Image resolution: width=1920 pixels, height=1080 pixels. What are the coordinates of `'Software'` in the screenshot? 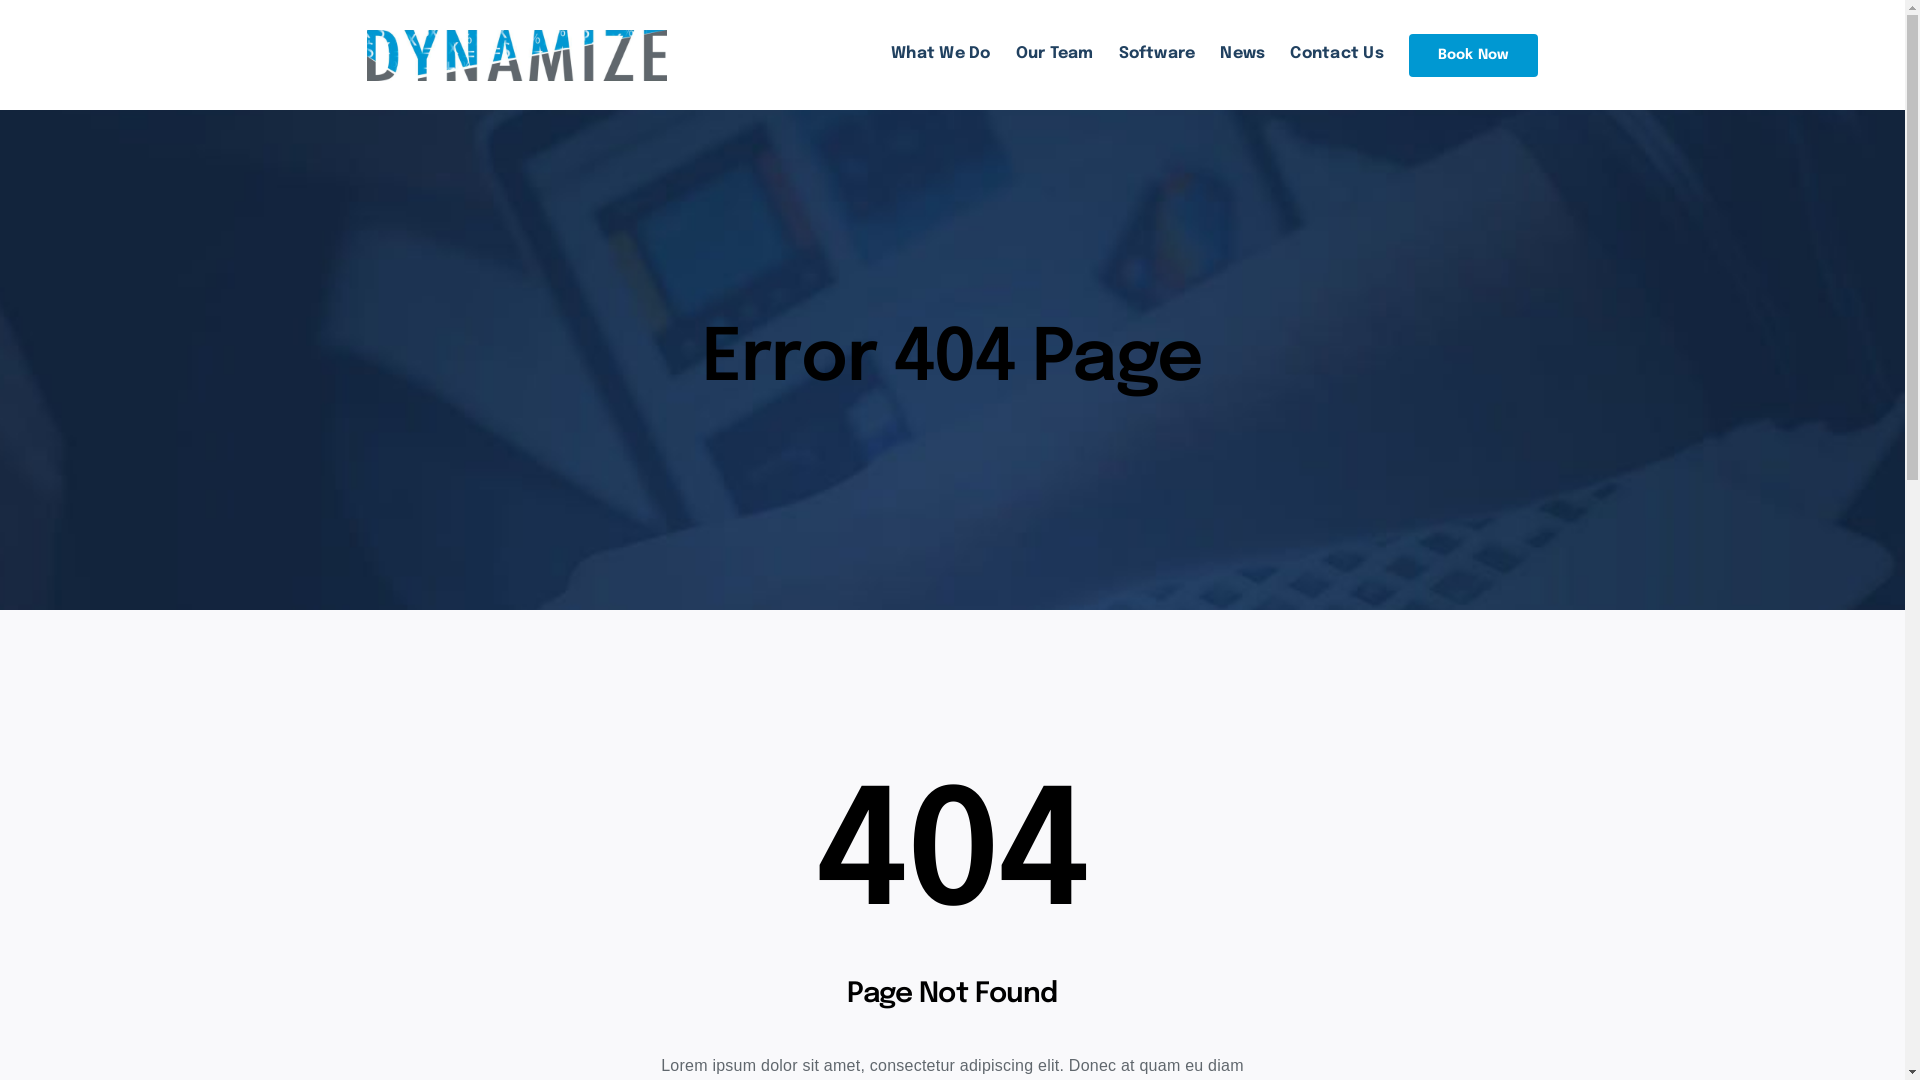 It's located at (1157, 53).